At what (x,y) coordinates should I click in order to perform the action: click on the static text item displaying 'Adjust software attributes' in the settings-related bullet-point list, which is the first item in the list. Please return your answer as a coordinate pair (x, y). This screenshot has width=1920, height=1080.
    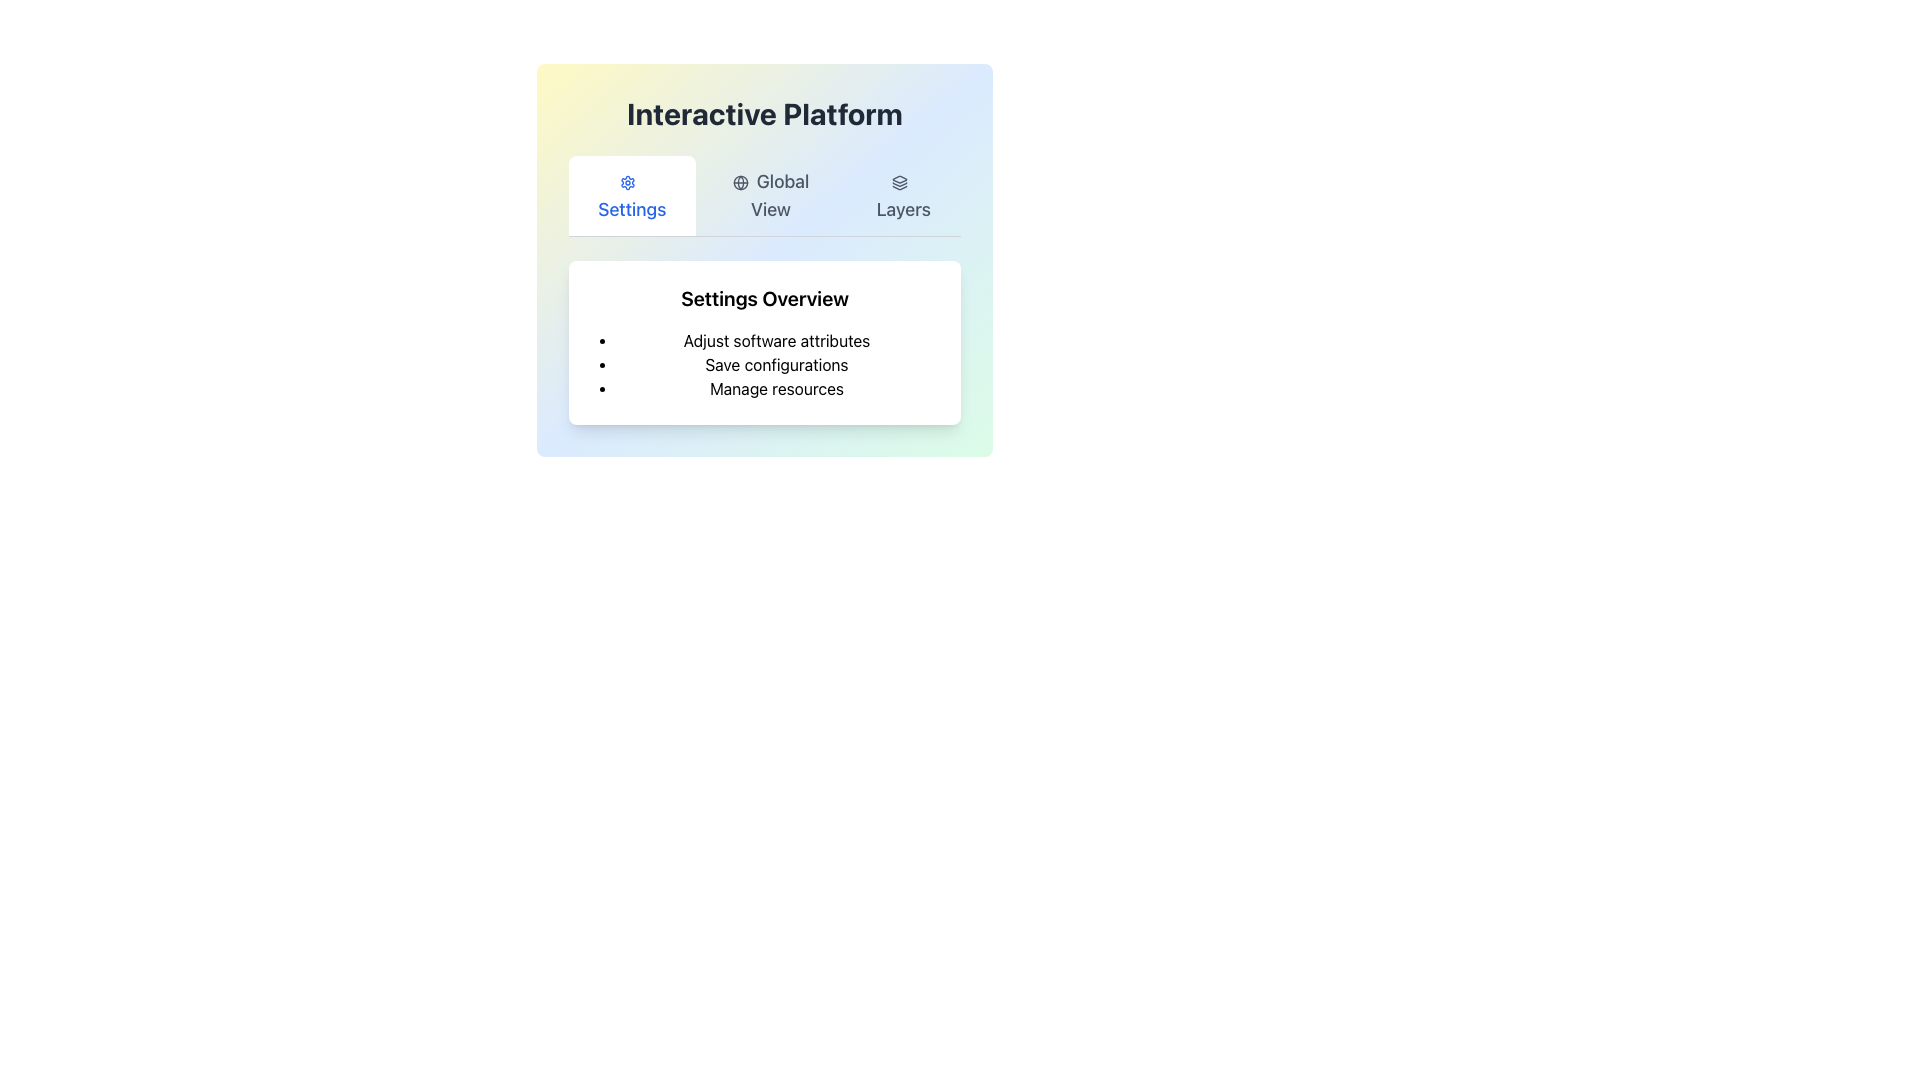
    Looking at the image, I should click on (776, 339).